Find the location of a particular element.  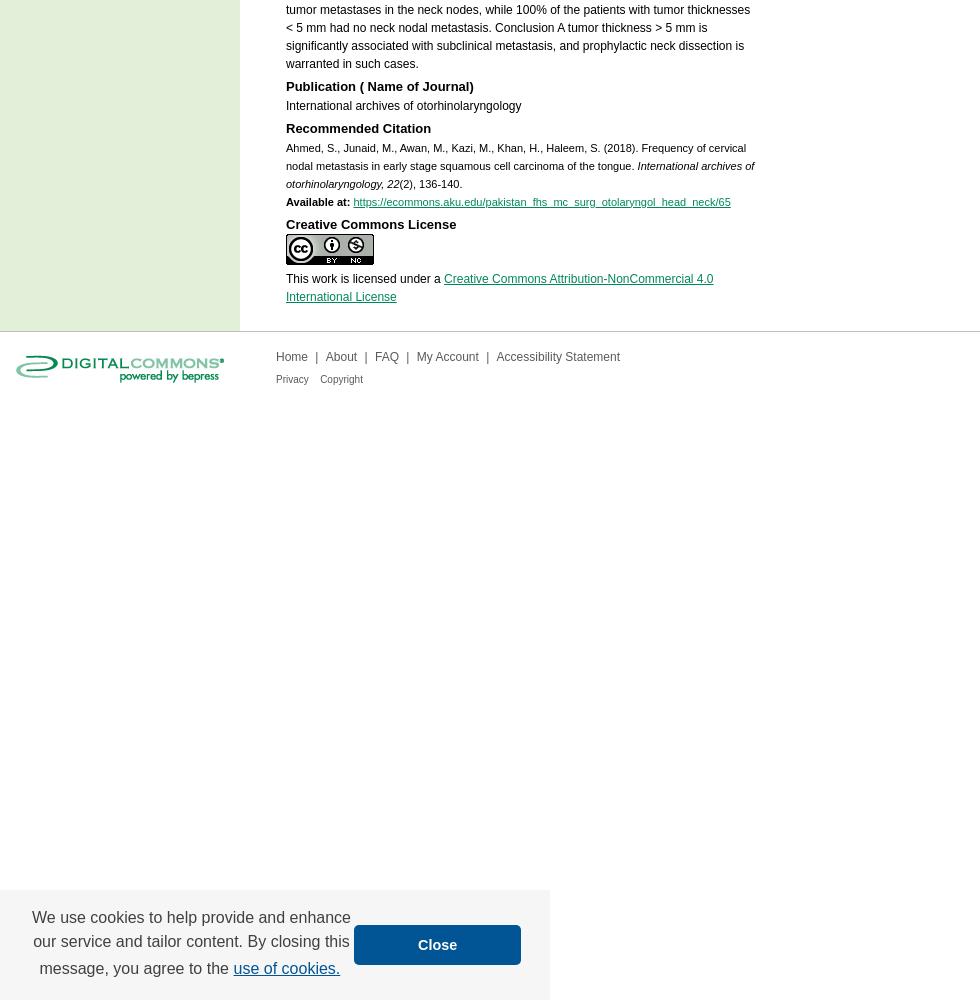

'Close' is located at coordinates (437, 943).